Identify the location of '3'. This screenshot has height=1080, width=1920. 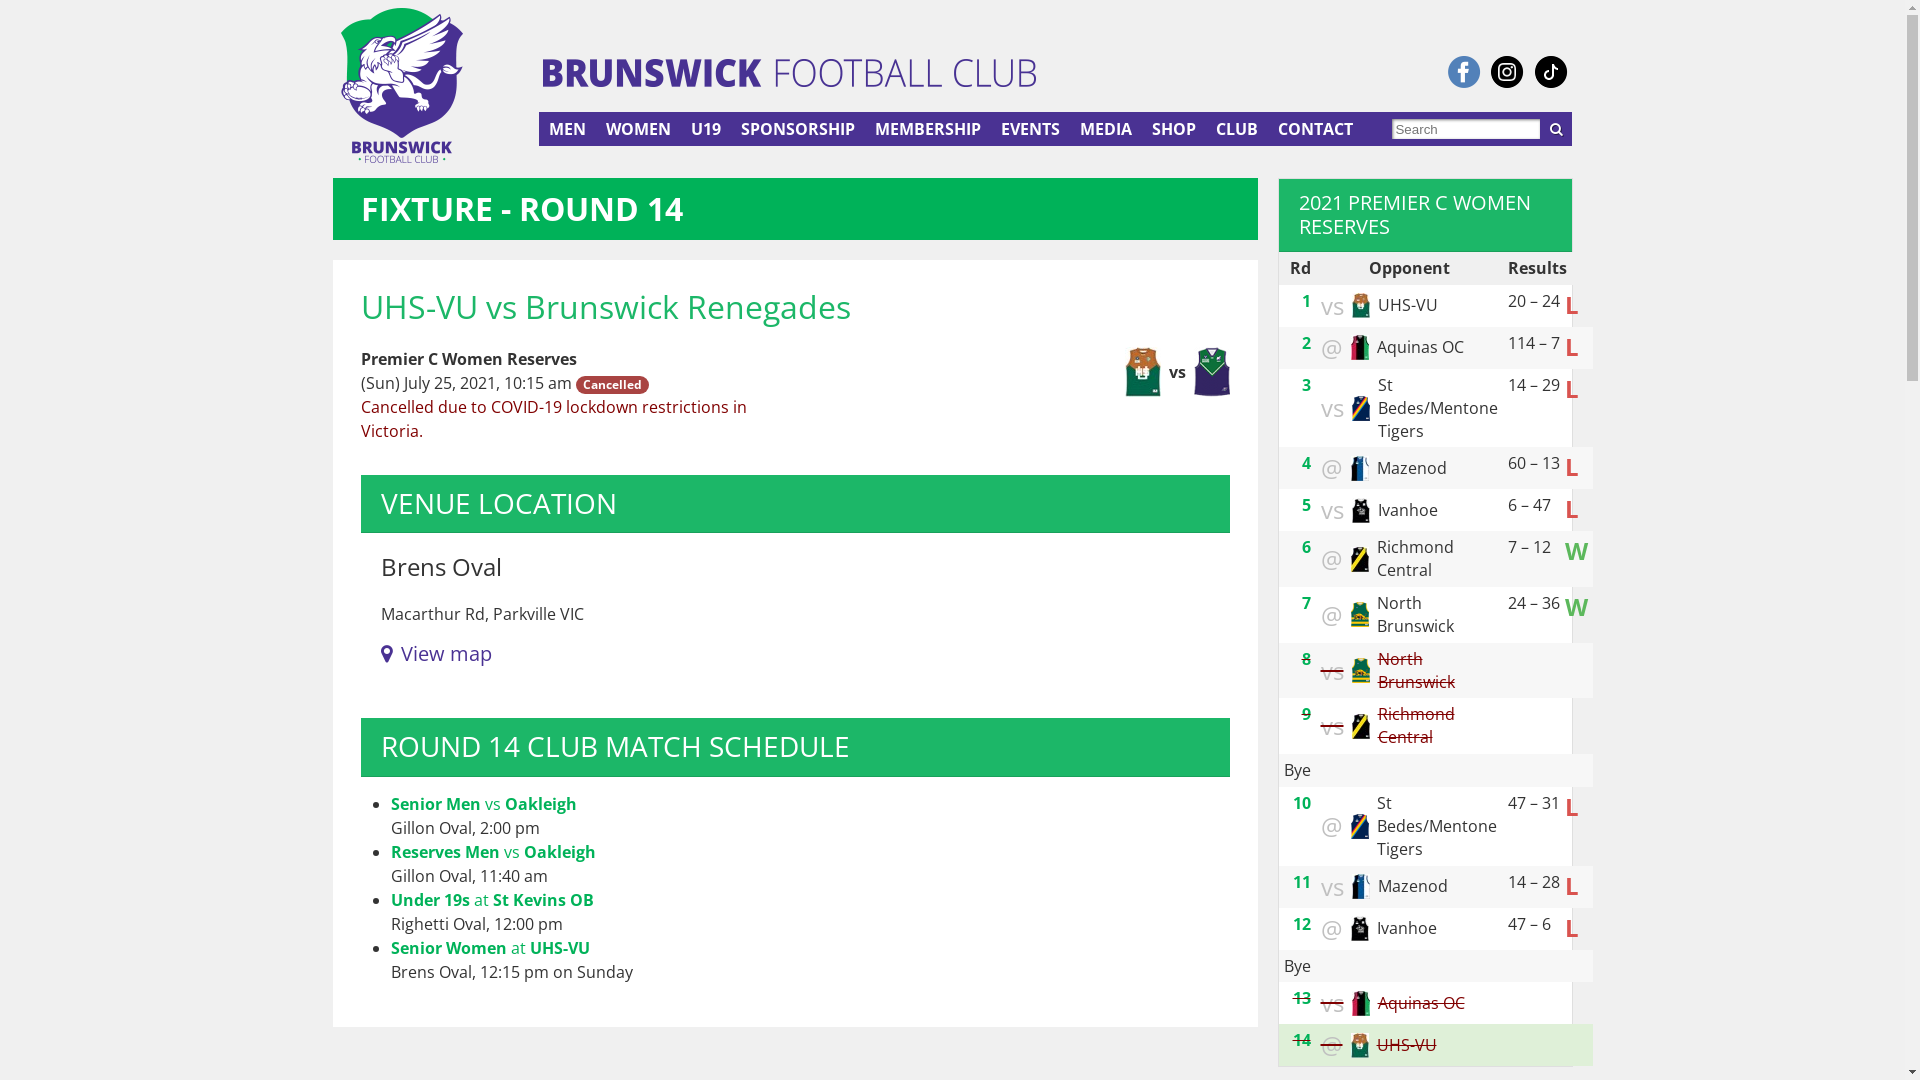
(1306, 385).